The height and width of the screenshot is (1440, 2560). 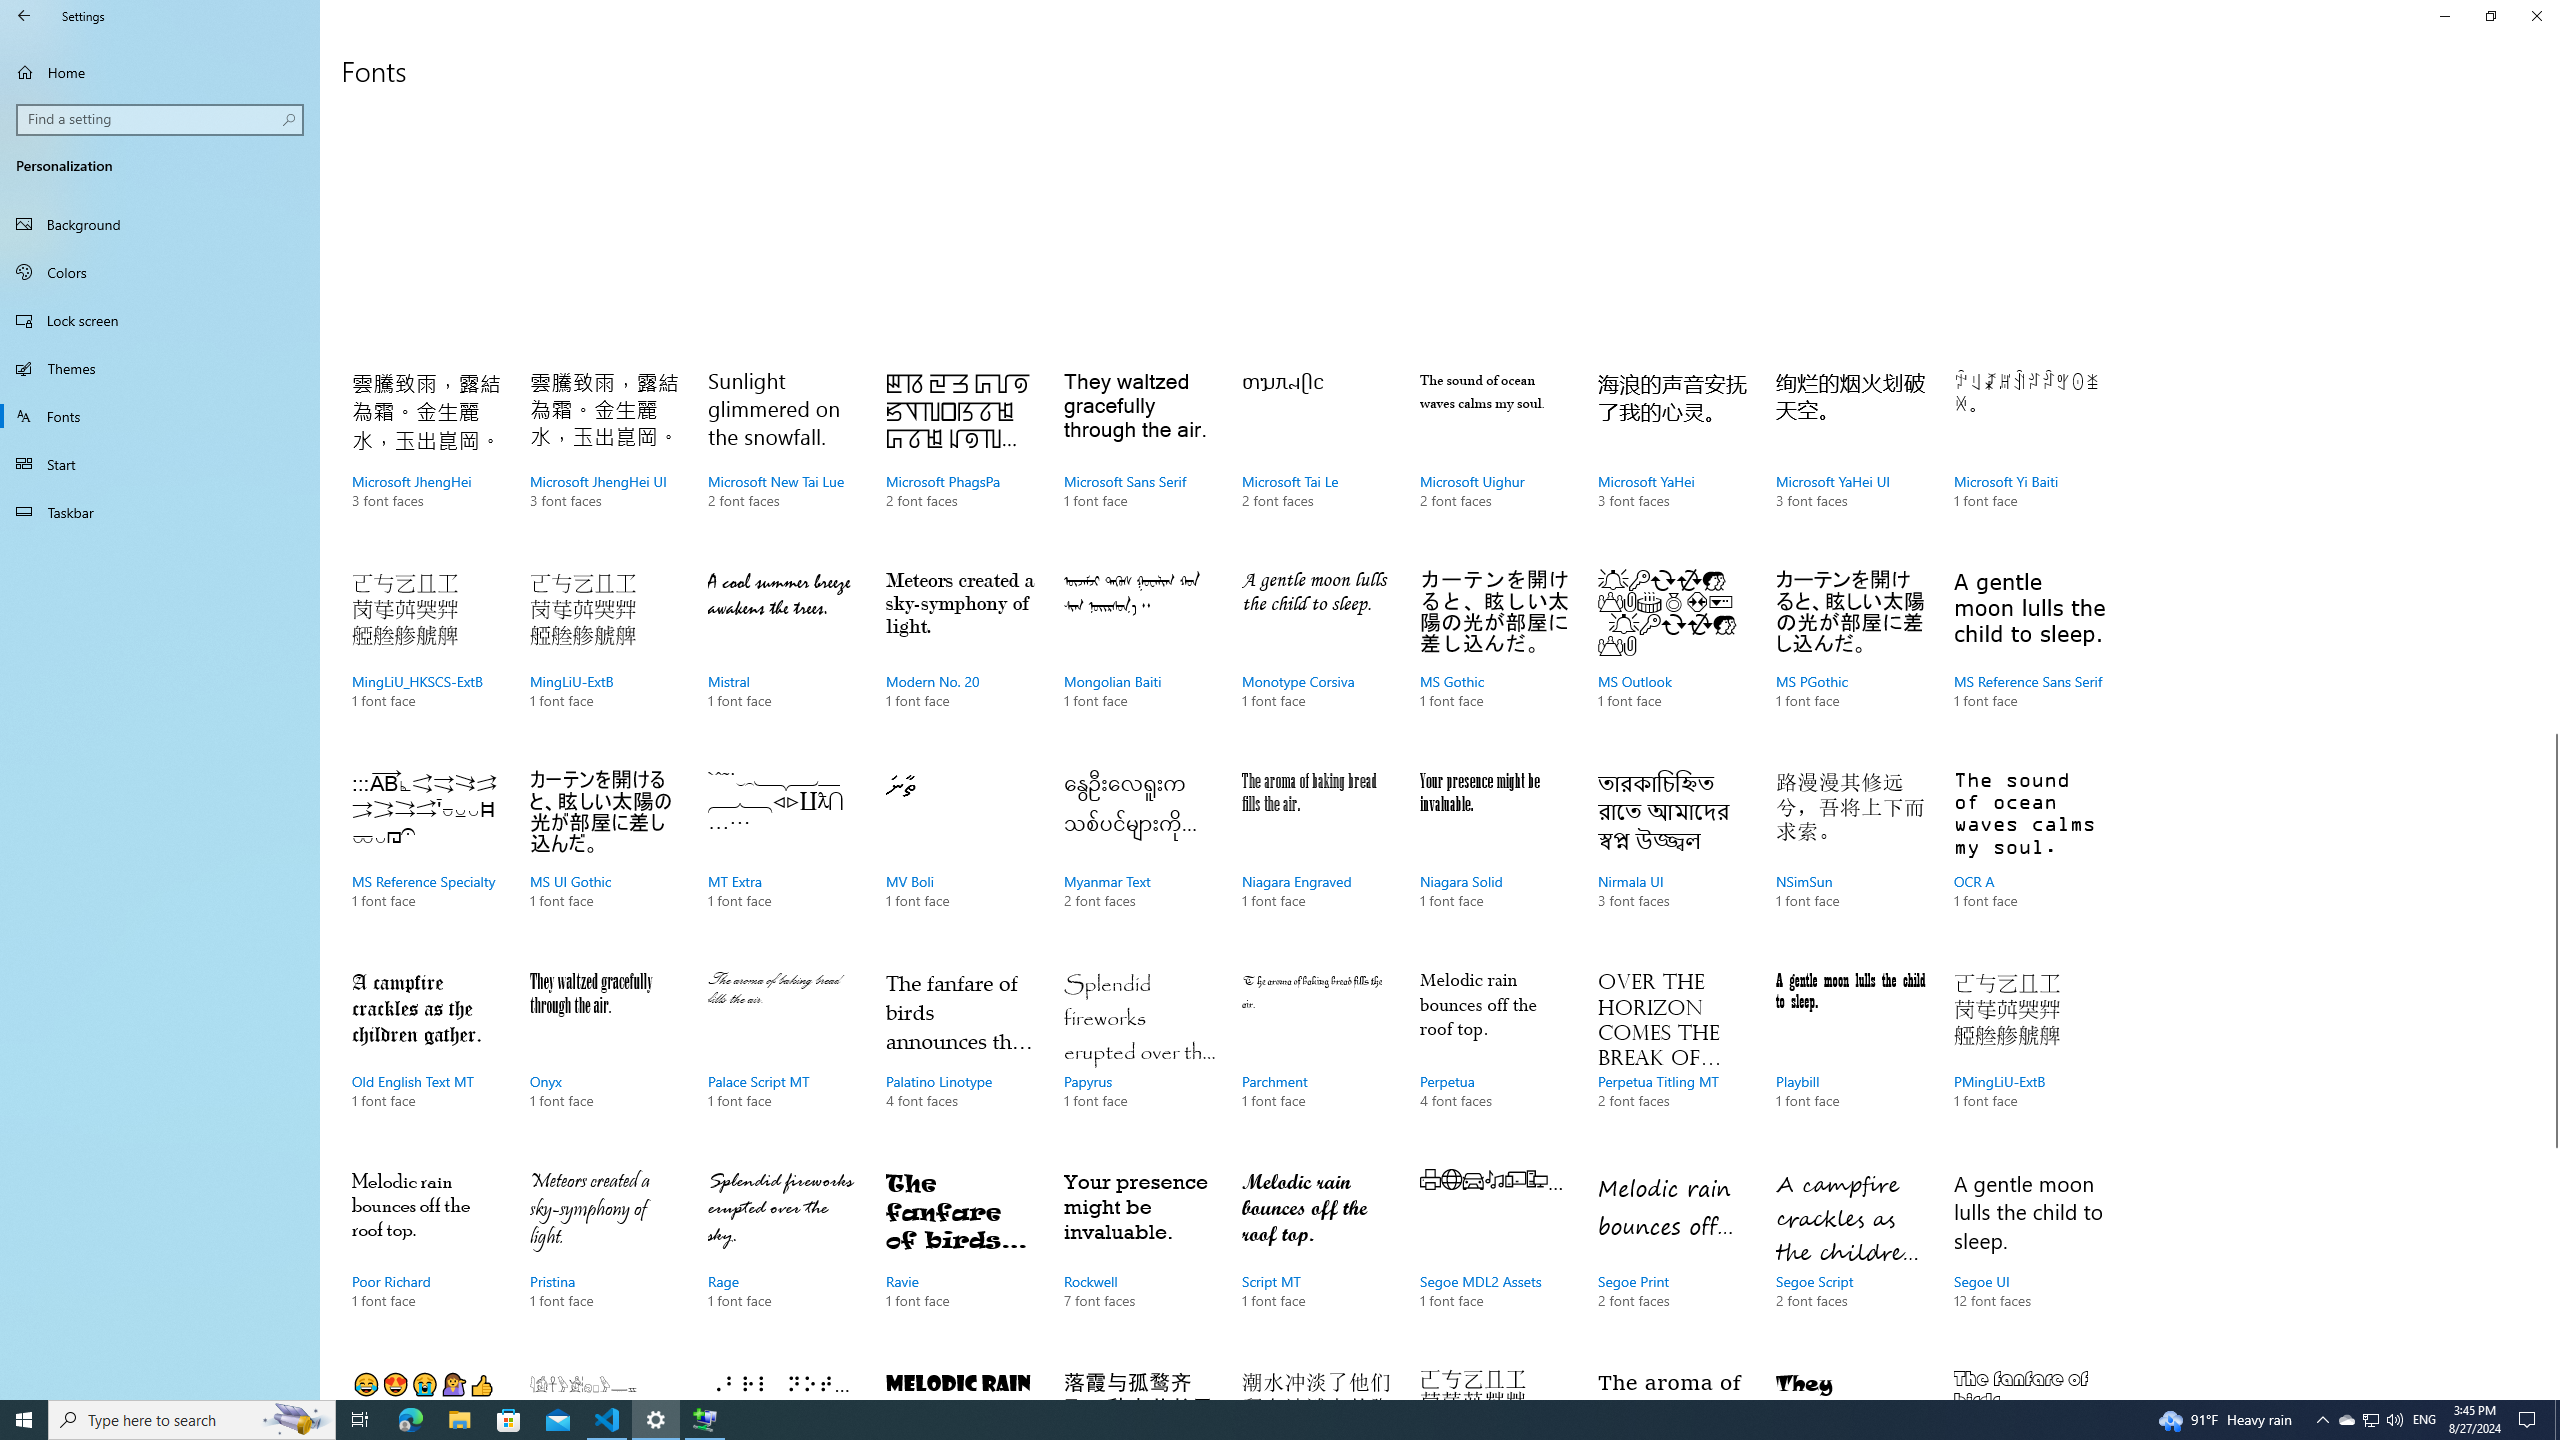 What do you see at coordinates (2027, 1260) in the screenshot?
I see `'Segoe UI, 12 font faces'` at bounding box center [2027, 1260].